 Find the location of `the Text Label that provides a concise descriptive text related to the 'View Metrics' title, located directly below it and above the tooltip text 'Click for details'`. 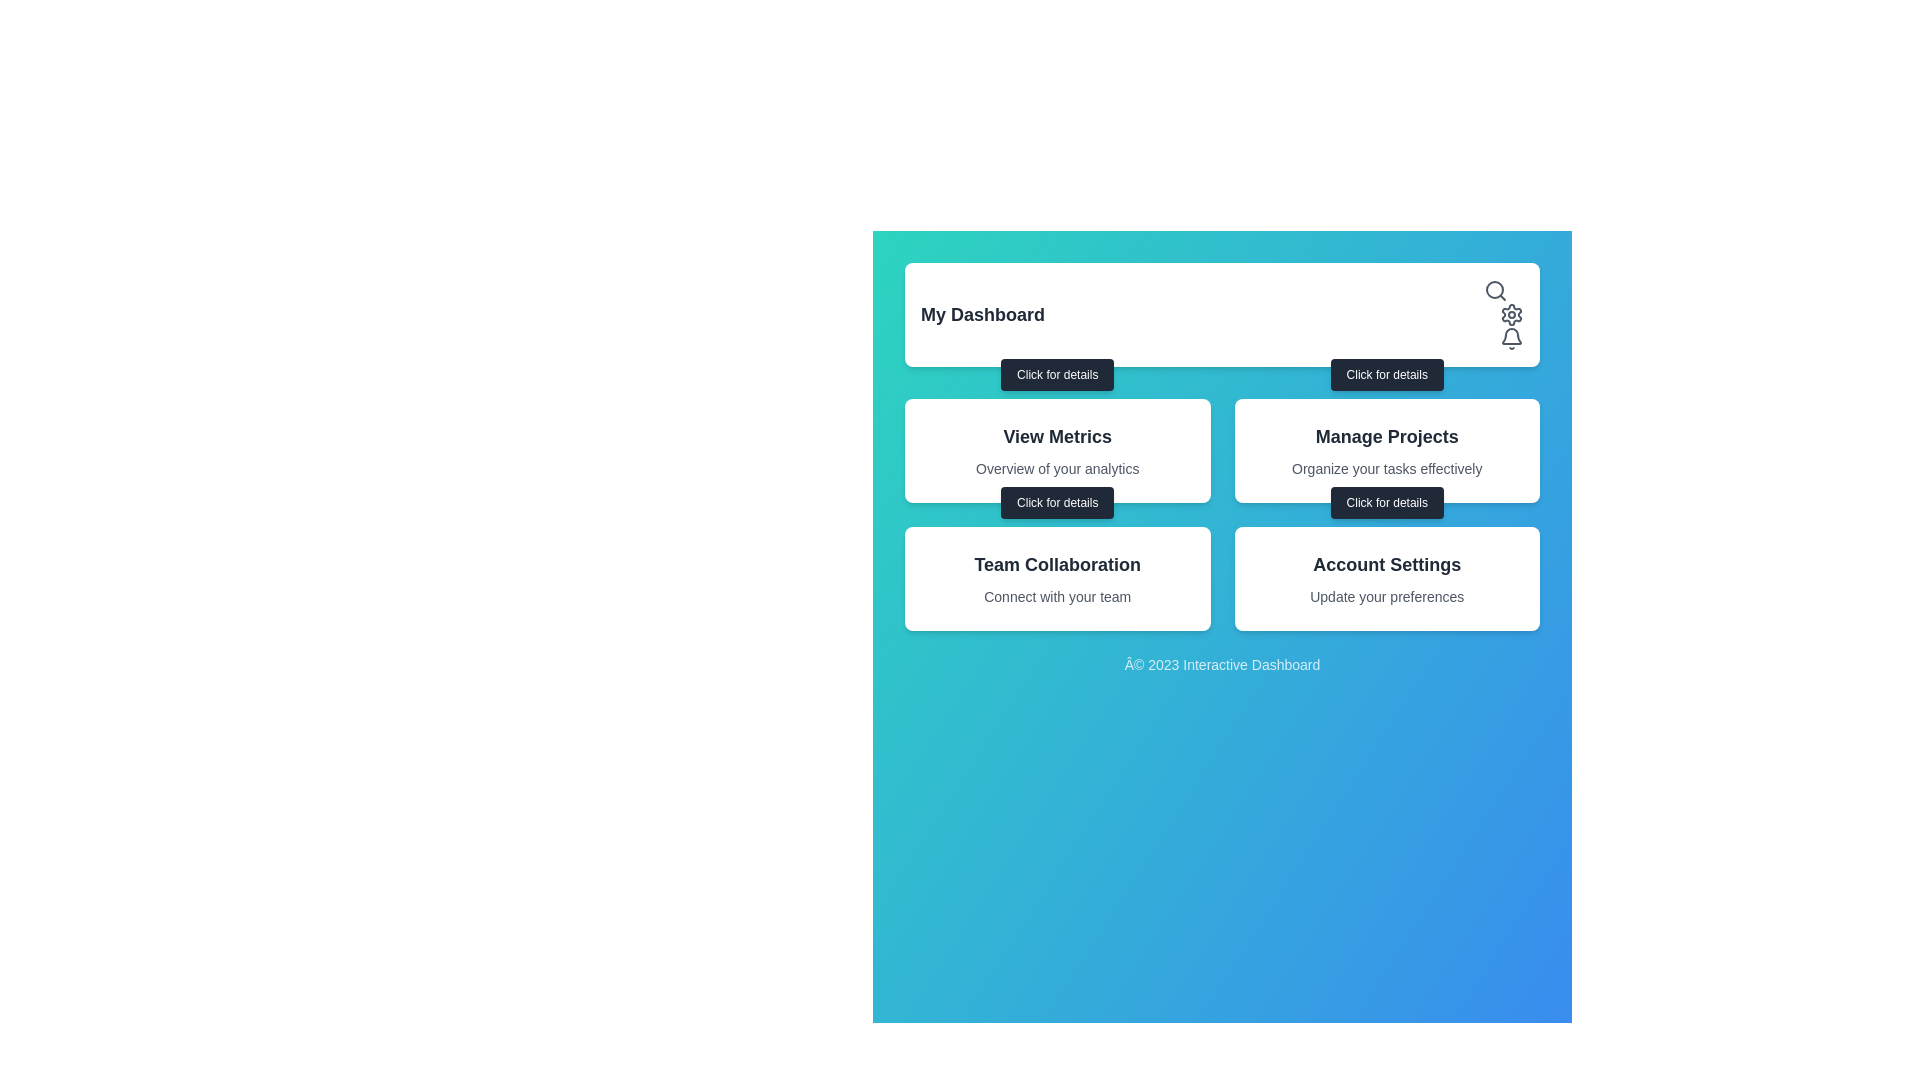

the Text Label that provides a concise descriptive text related to the 'View Metrics' title, located directly below it and above the tooltip text 'Click for details' is located at coordinates (1056, 469).